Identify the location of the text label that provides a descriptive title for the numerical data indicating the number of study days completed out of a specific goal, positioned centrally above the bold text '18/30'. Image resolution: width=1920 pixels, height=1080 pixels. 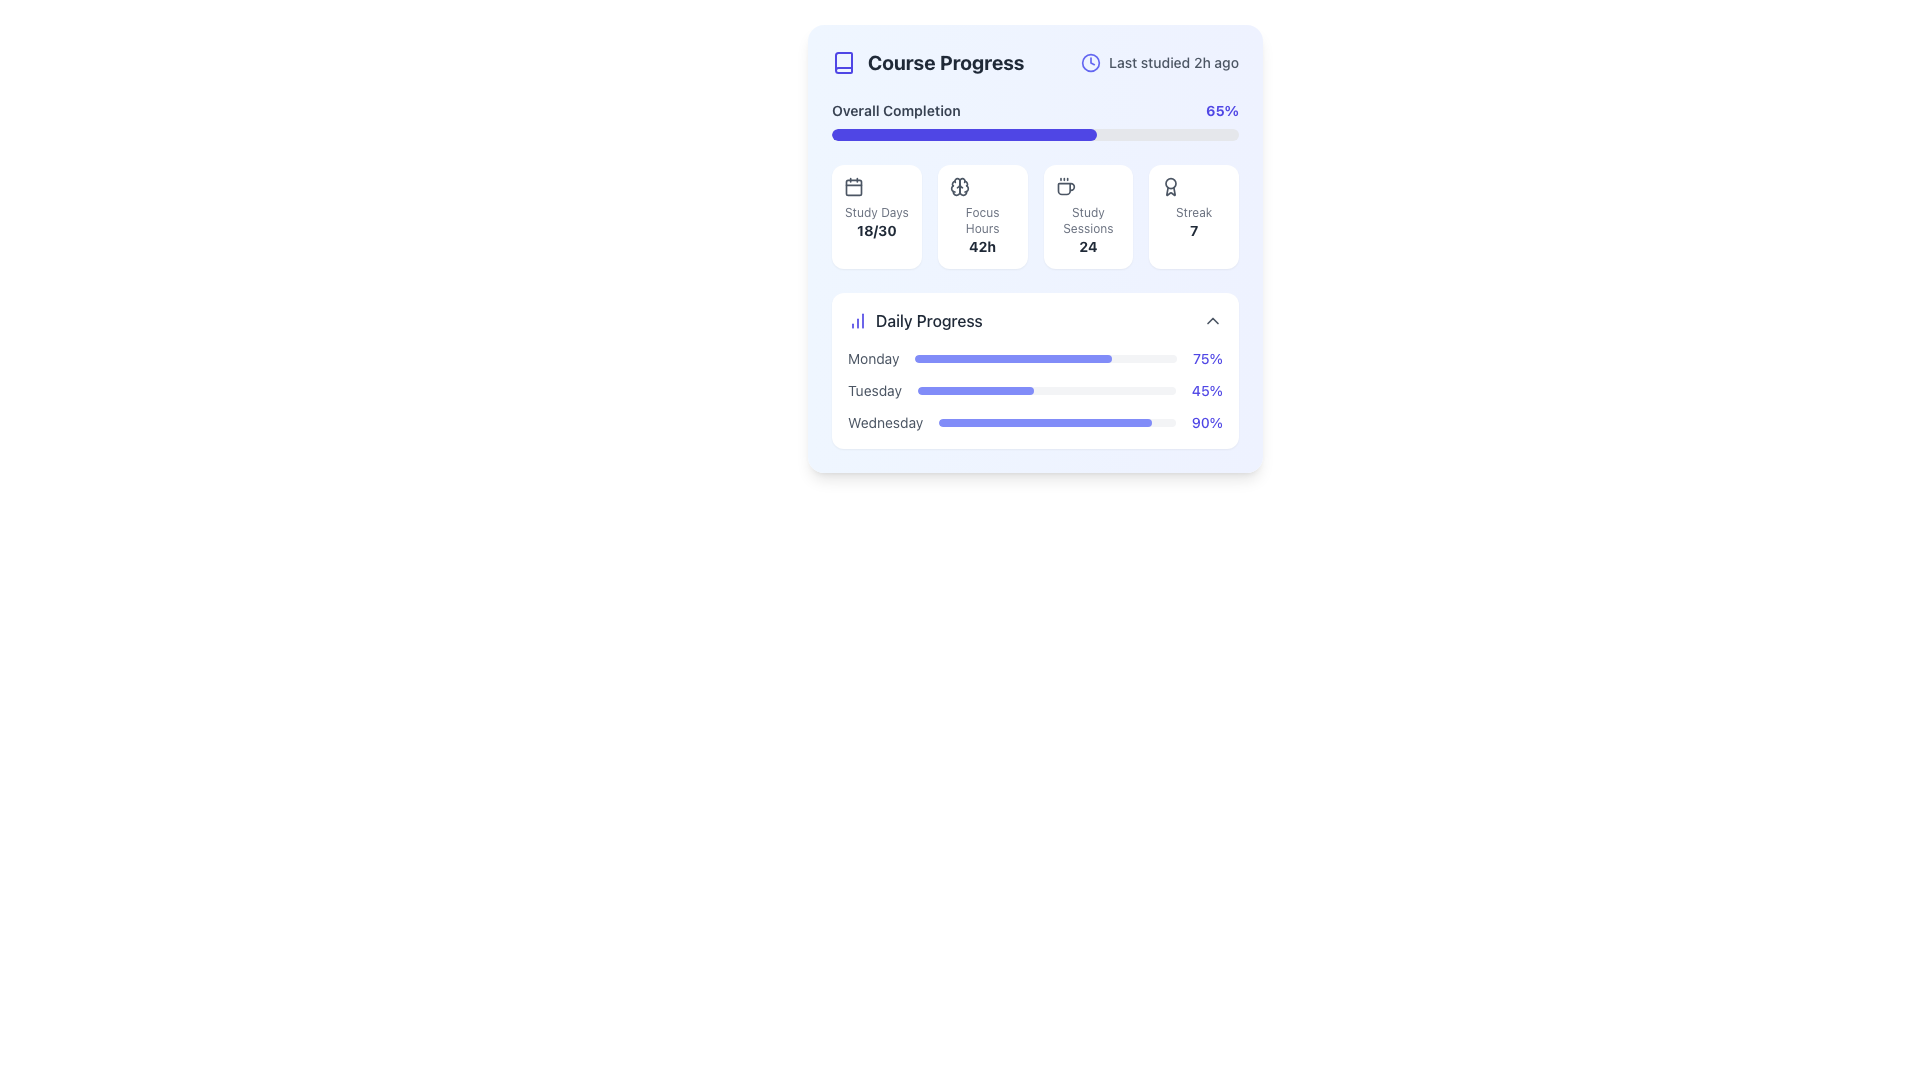
(876, 212).